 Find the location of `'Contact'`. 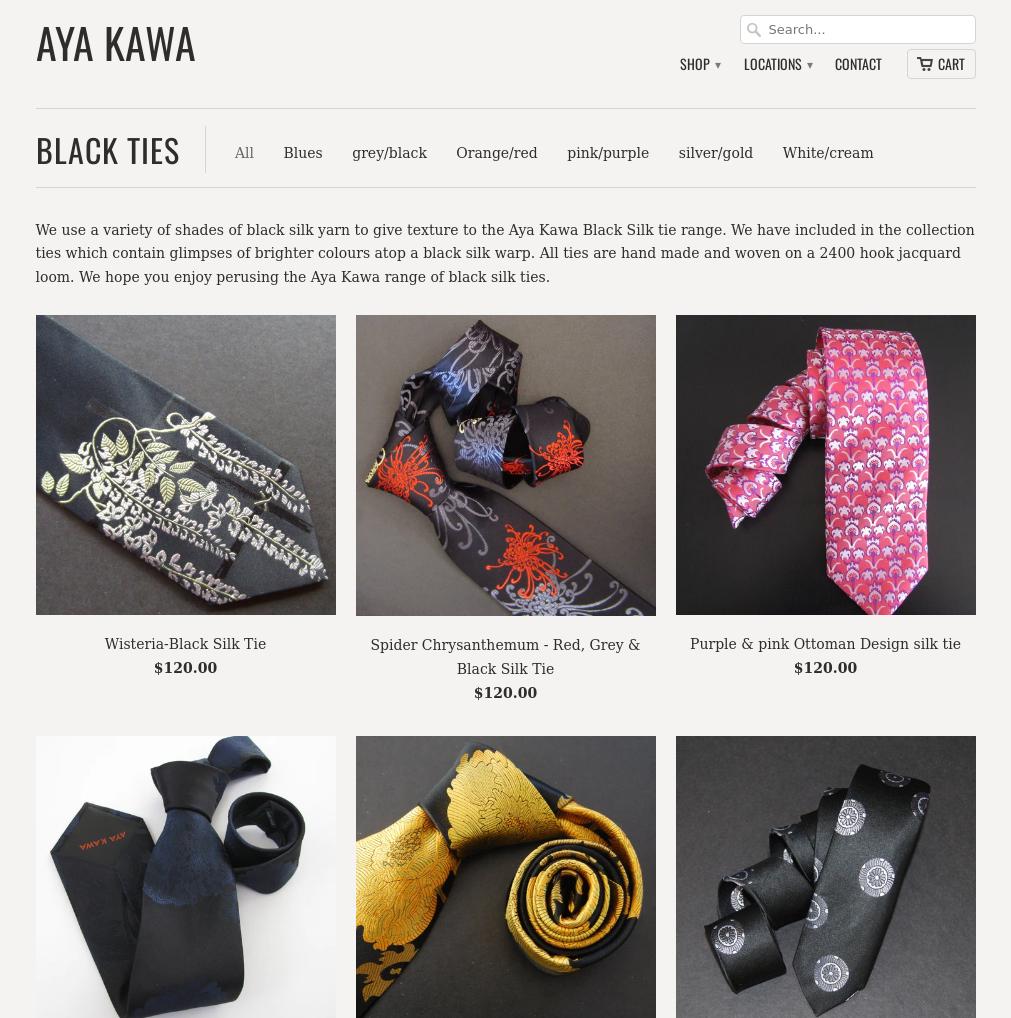

'Contact' is located at coordinates (858, 63).